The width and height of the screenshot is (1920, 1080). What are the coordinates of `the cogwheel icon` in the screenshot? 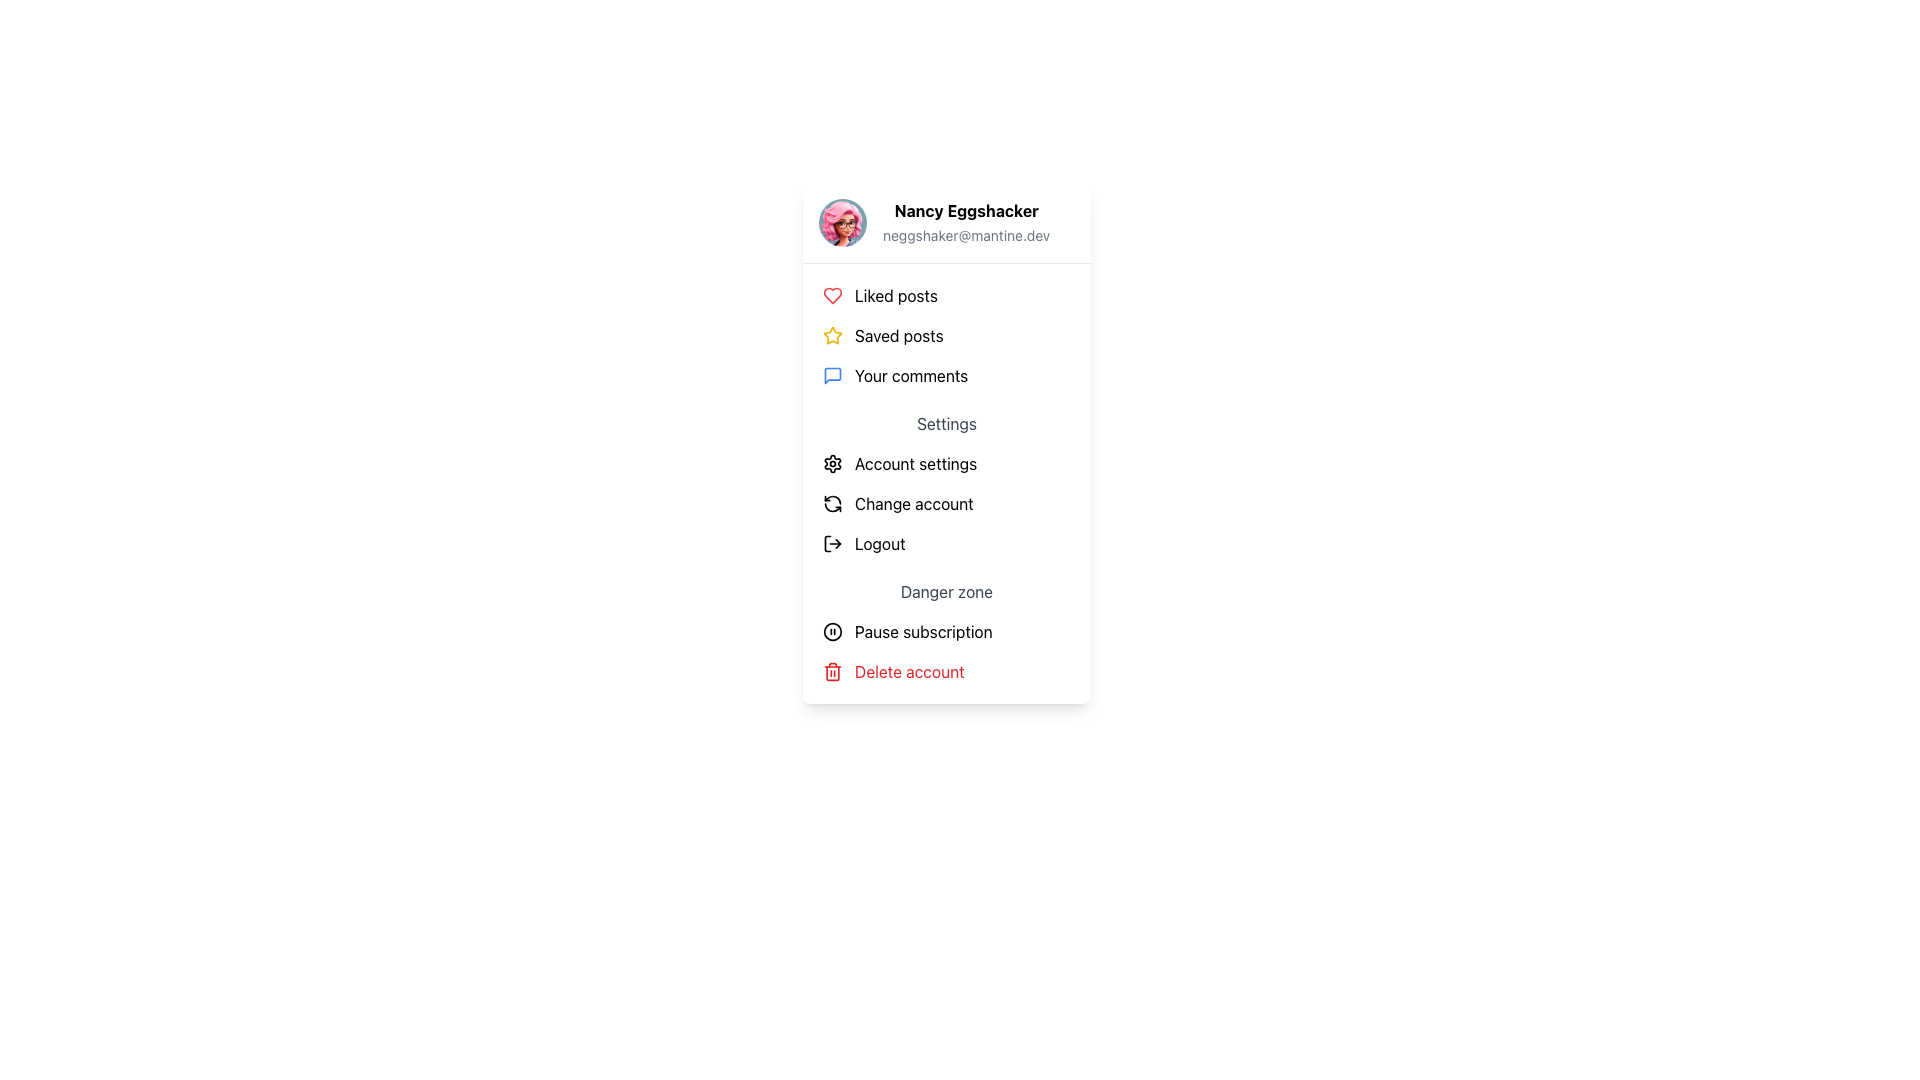 It's located at (833, 463).